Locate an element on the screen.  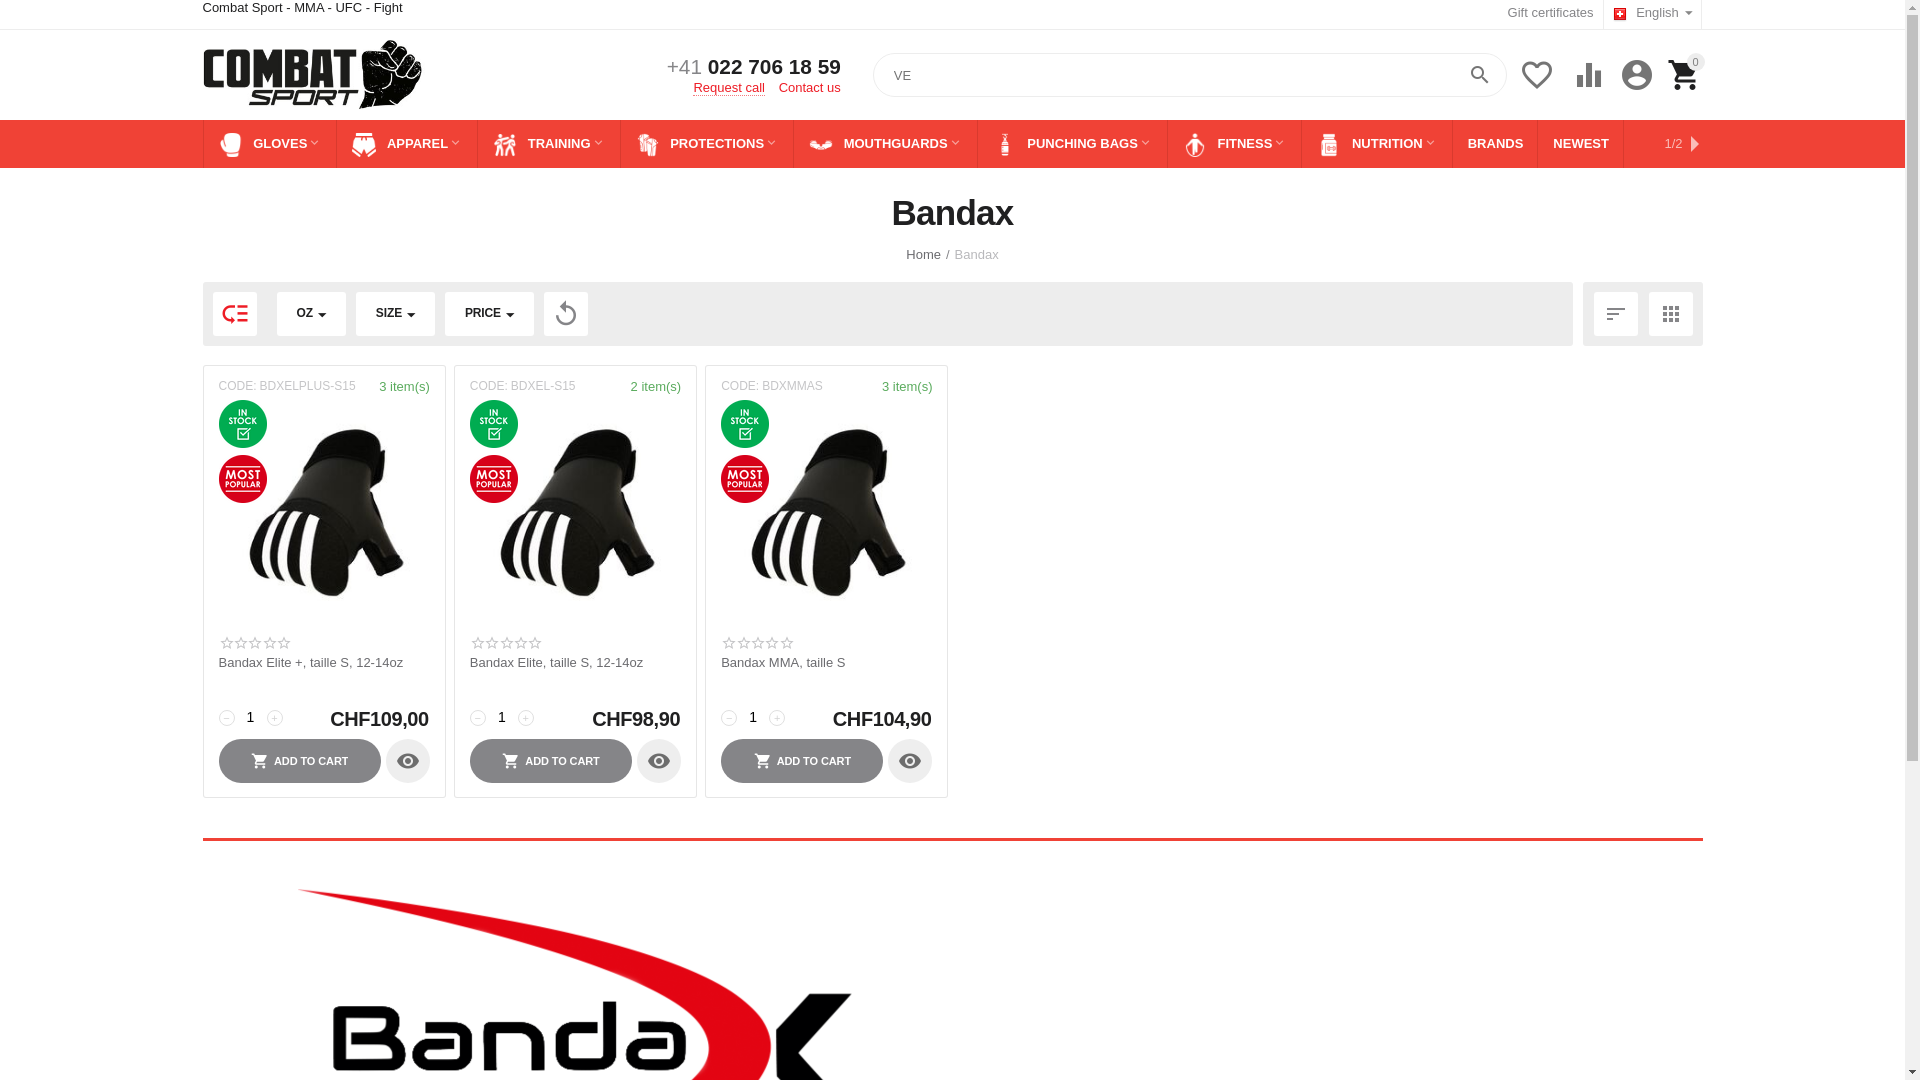
'Request call' is located at coordinates (728, 86).